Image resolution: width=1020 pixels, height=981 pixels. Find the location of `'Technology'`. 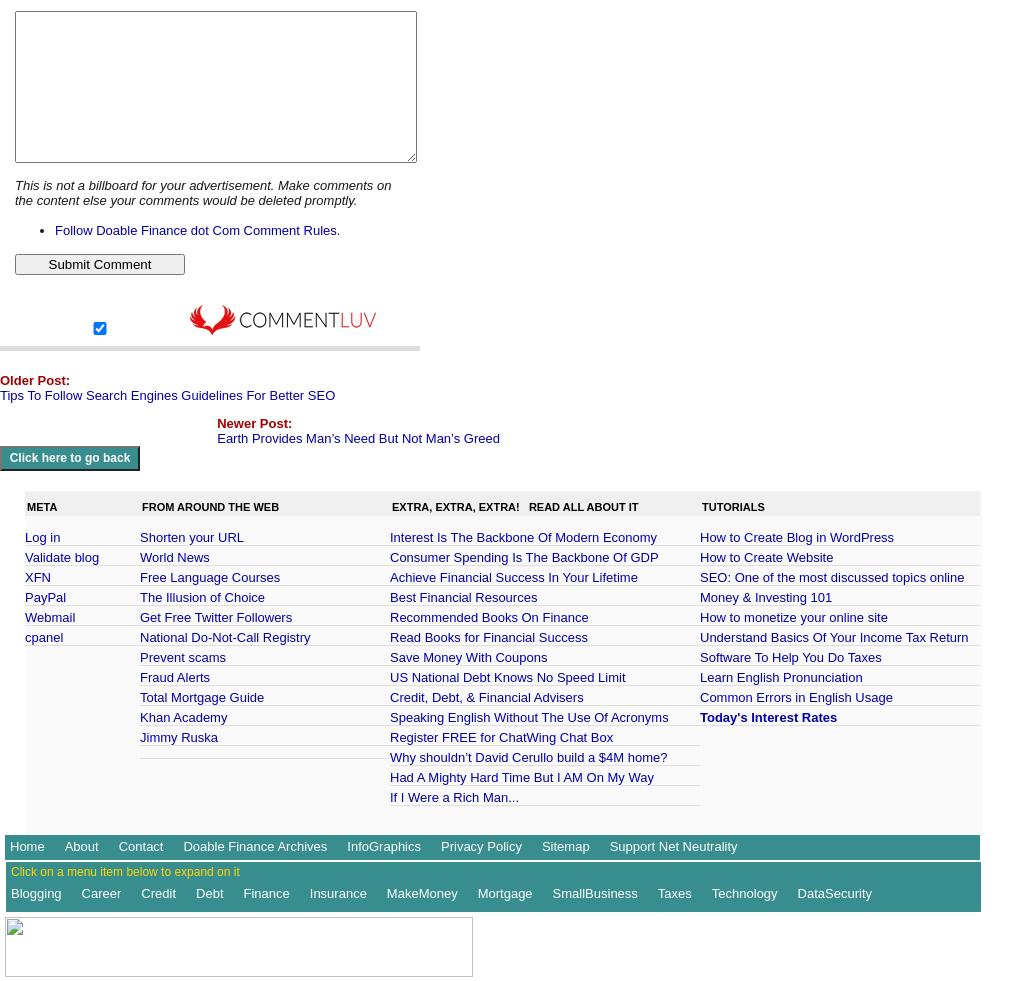

'Technology' is located at coordinates (710, 893).